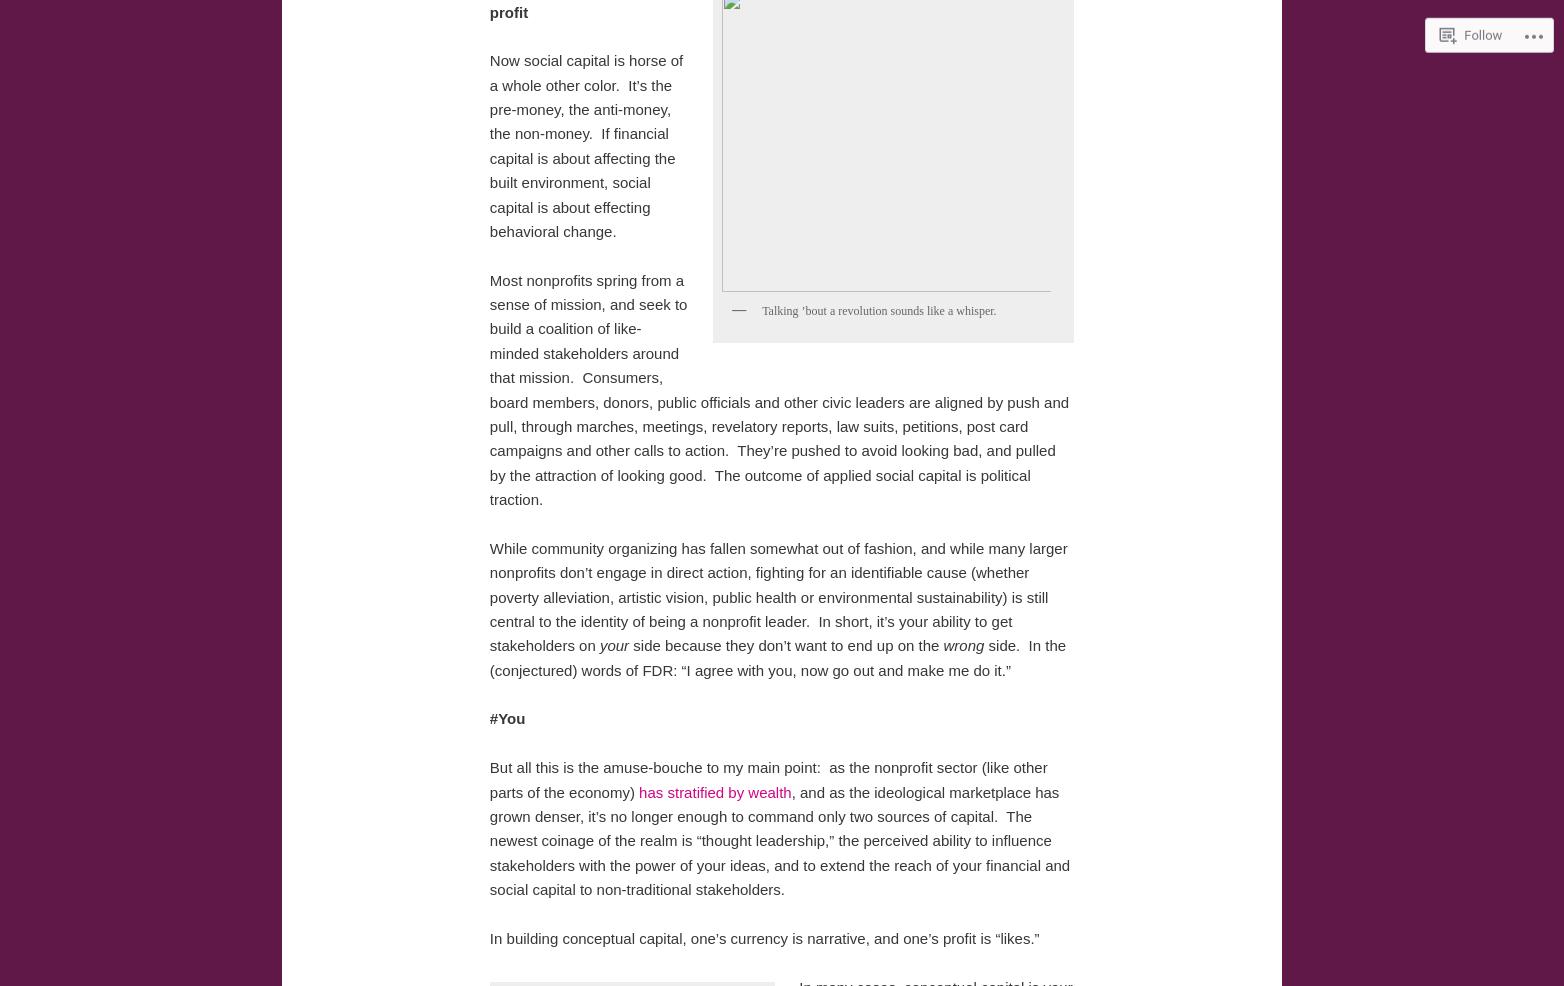 The image size is (1564, 986). I want to click on 'has stratified by wealth', so click(714, 791).